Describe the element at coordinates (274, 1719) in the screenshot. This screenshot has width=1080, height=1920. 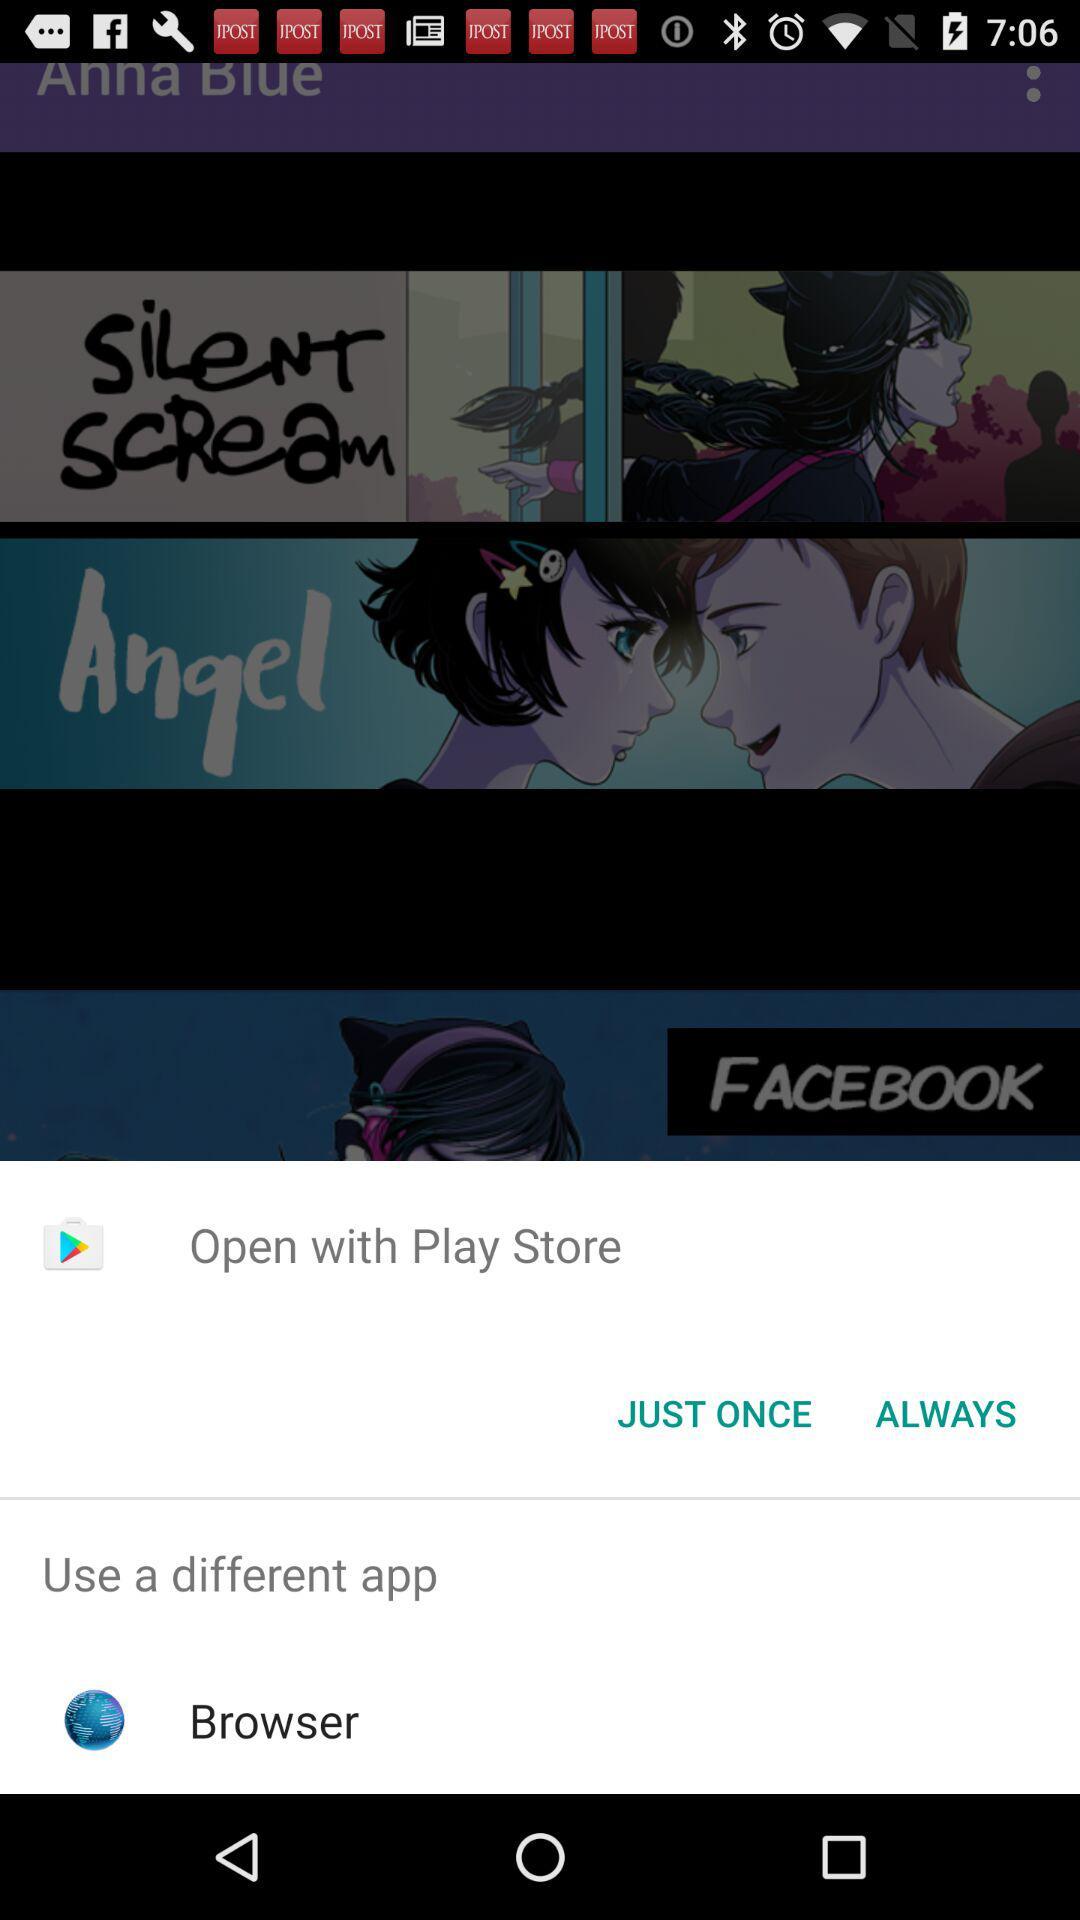
I see `the browser item` at that location.